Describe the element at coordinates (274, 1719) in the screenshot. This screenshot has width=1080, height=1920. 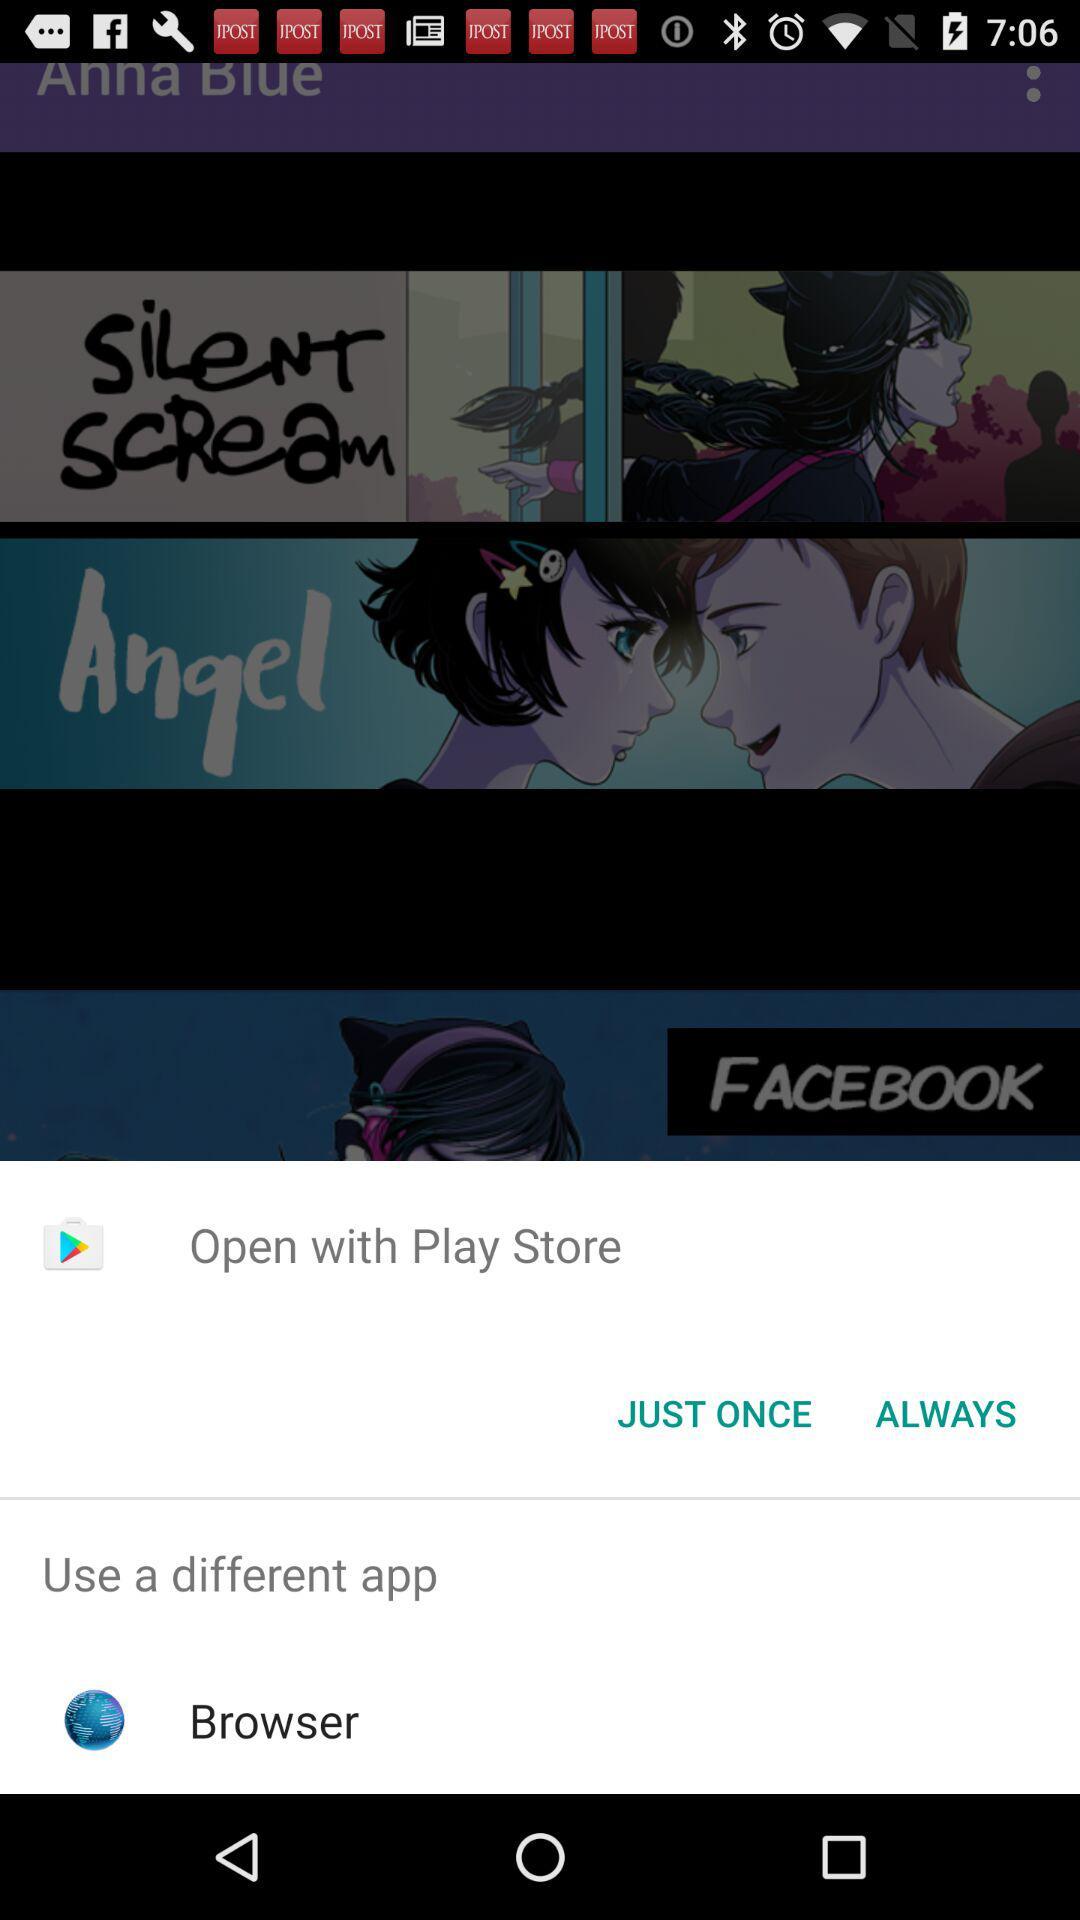
I see `the browser item` at that location.